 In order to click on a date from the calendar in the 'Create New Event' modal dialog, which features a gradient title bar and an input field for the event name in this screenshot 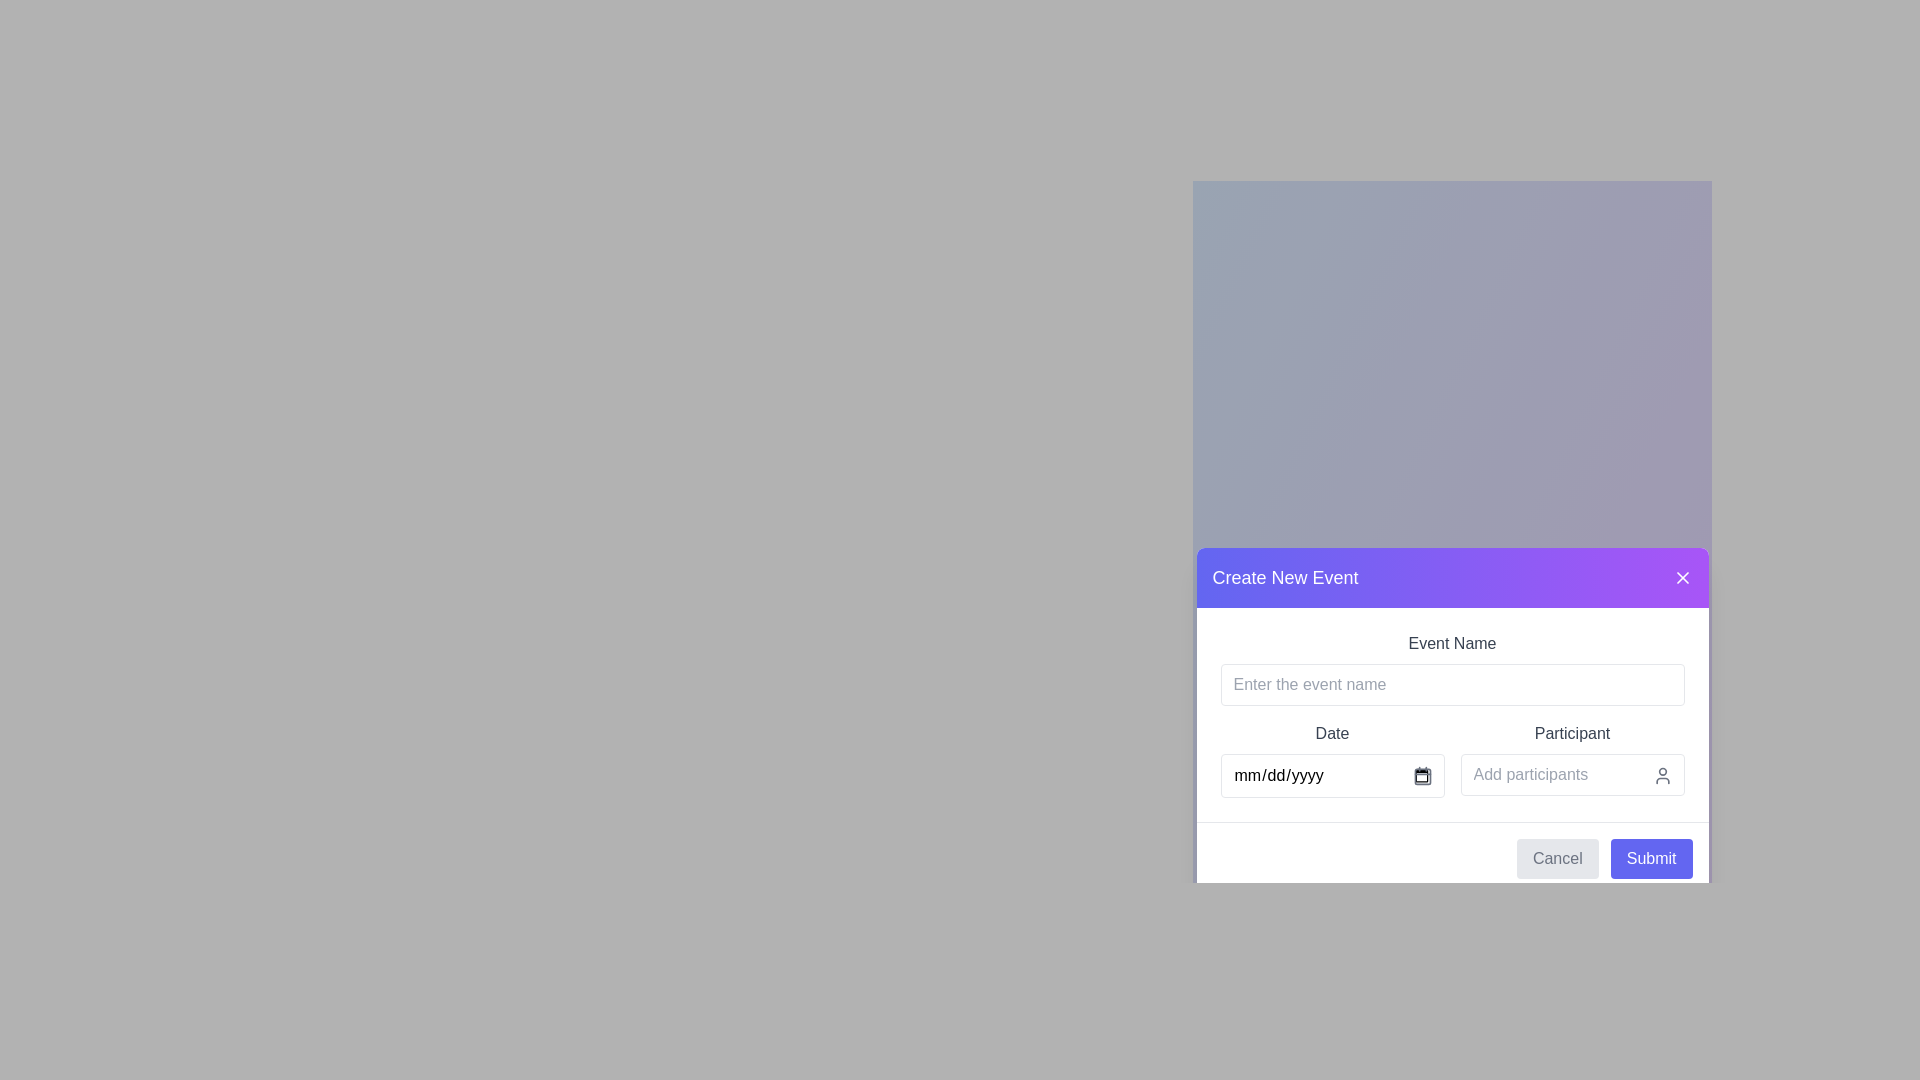, I will do `click(1452, 721)`.